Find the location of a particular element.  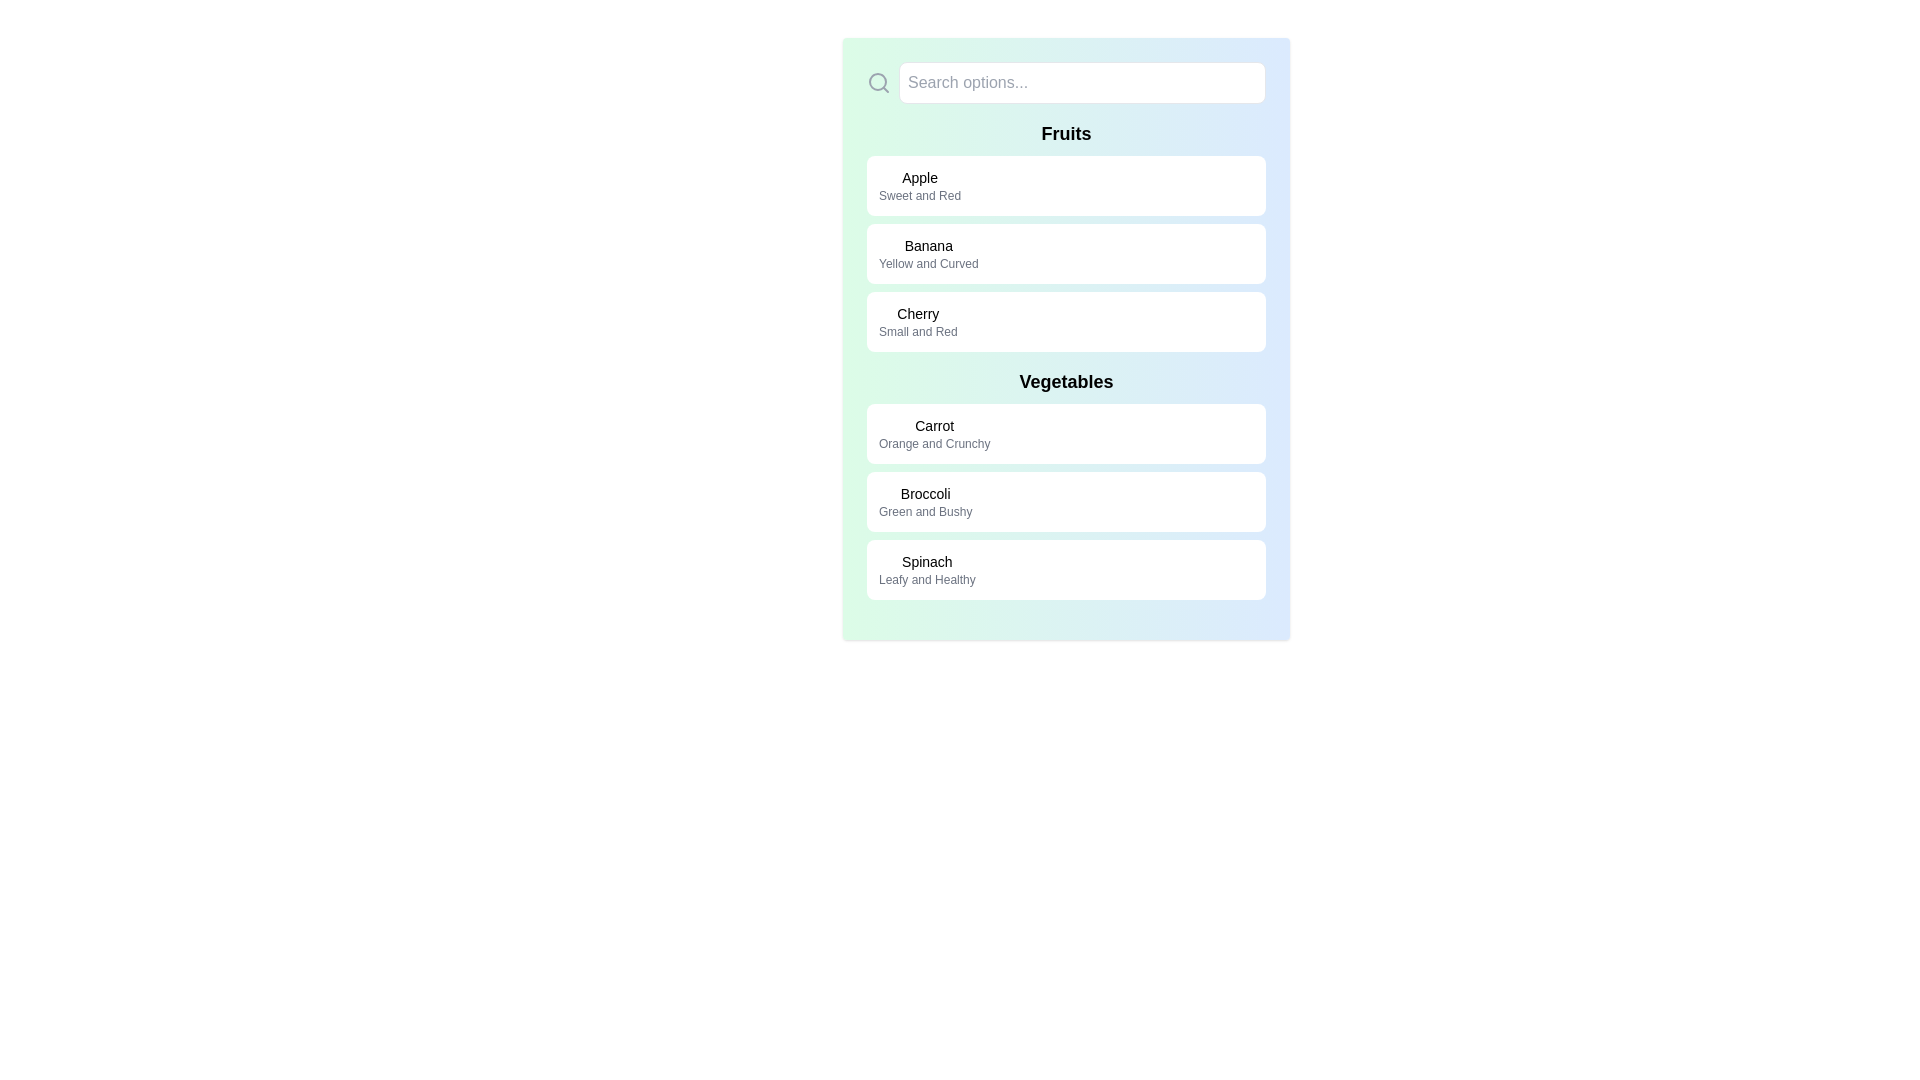

the text label that identifies 'Cherry' within the 'Fruits' section of the list is located at coordinates (917, 313).